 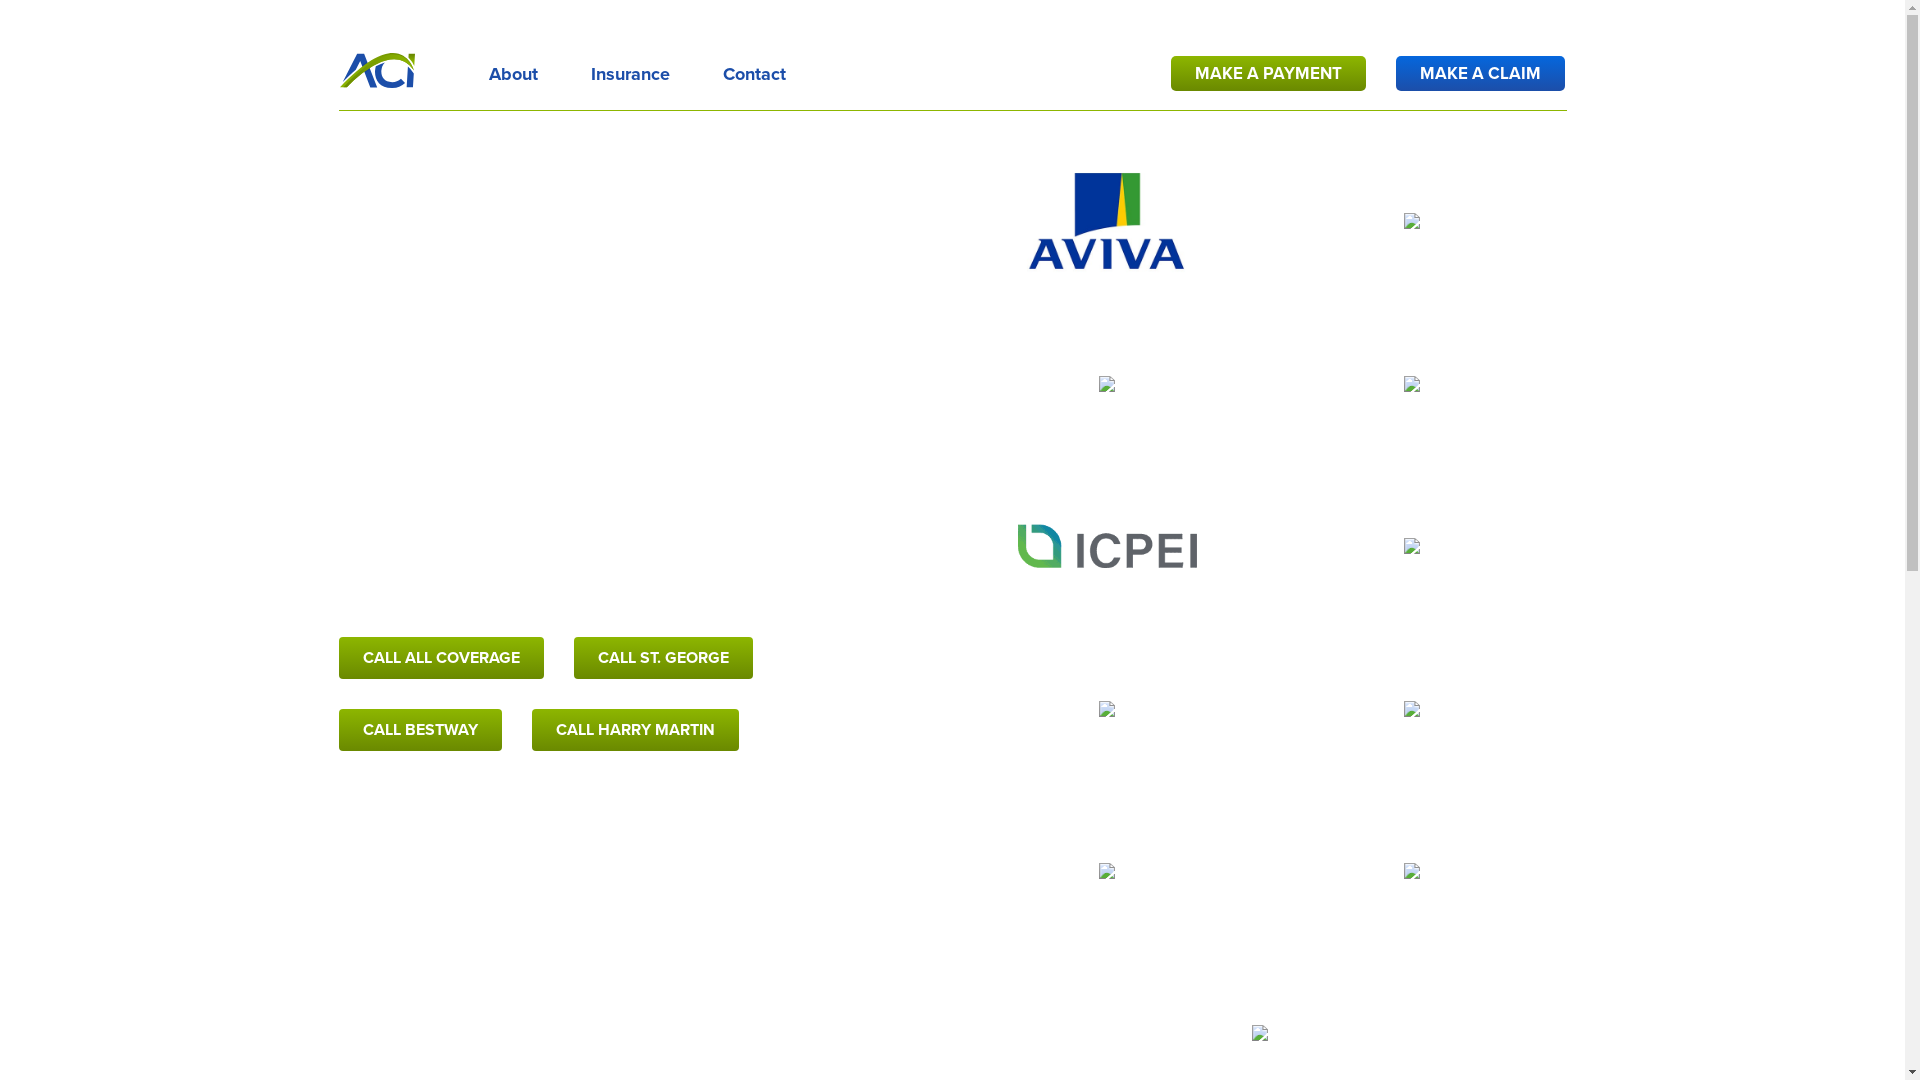 What do you see at coordinates (377, 69) in the screenshot?
I see `'NAV-logo'` at bounding box center [377, 69].